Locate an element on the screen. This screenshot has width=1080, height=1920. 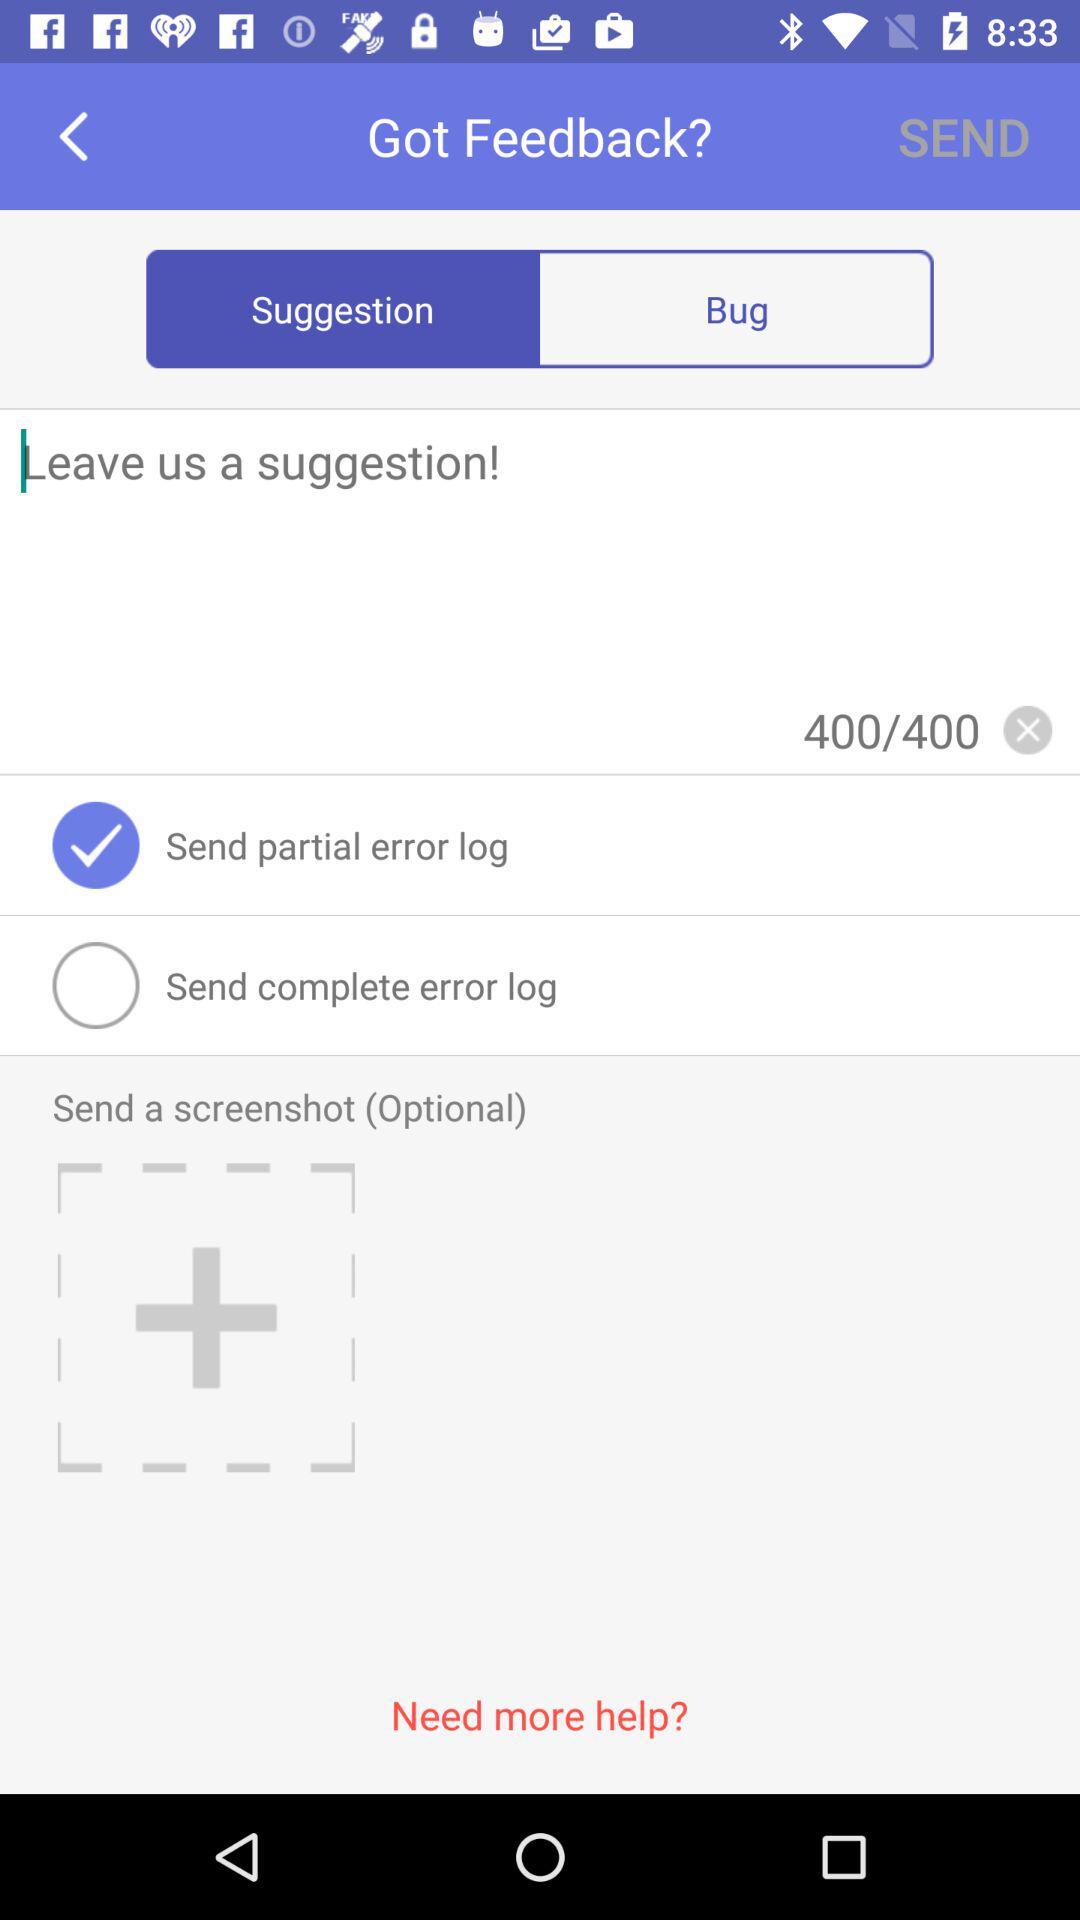
the arrow_backward icon is located at coordinates (72, 135).